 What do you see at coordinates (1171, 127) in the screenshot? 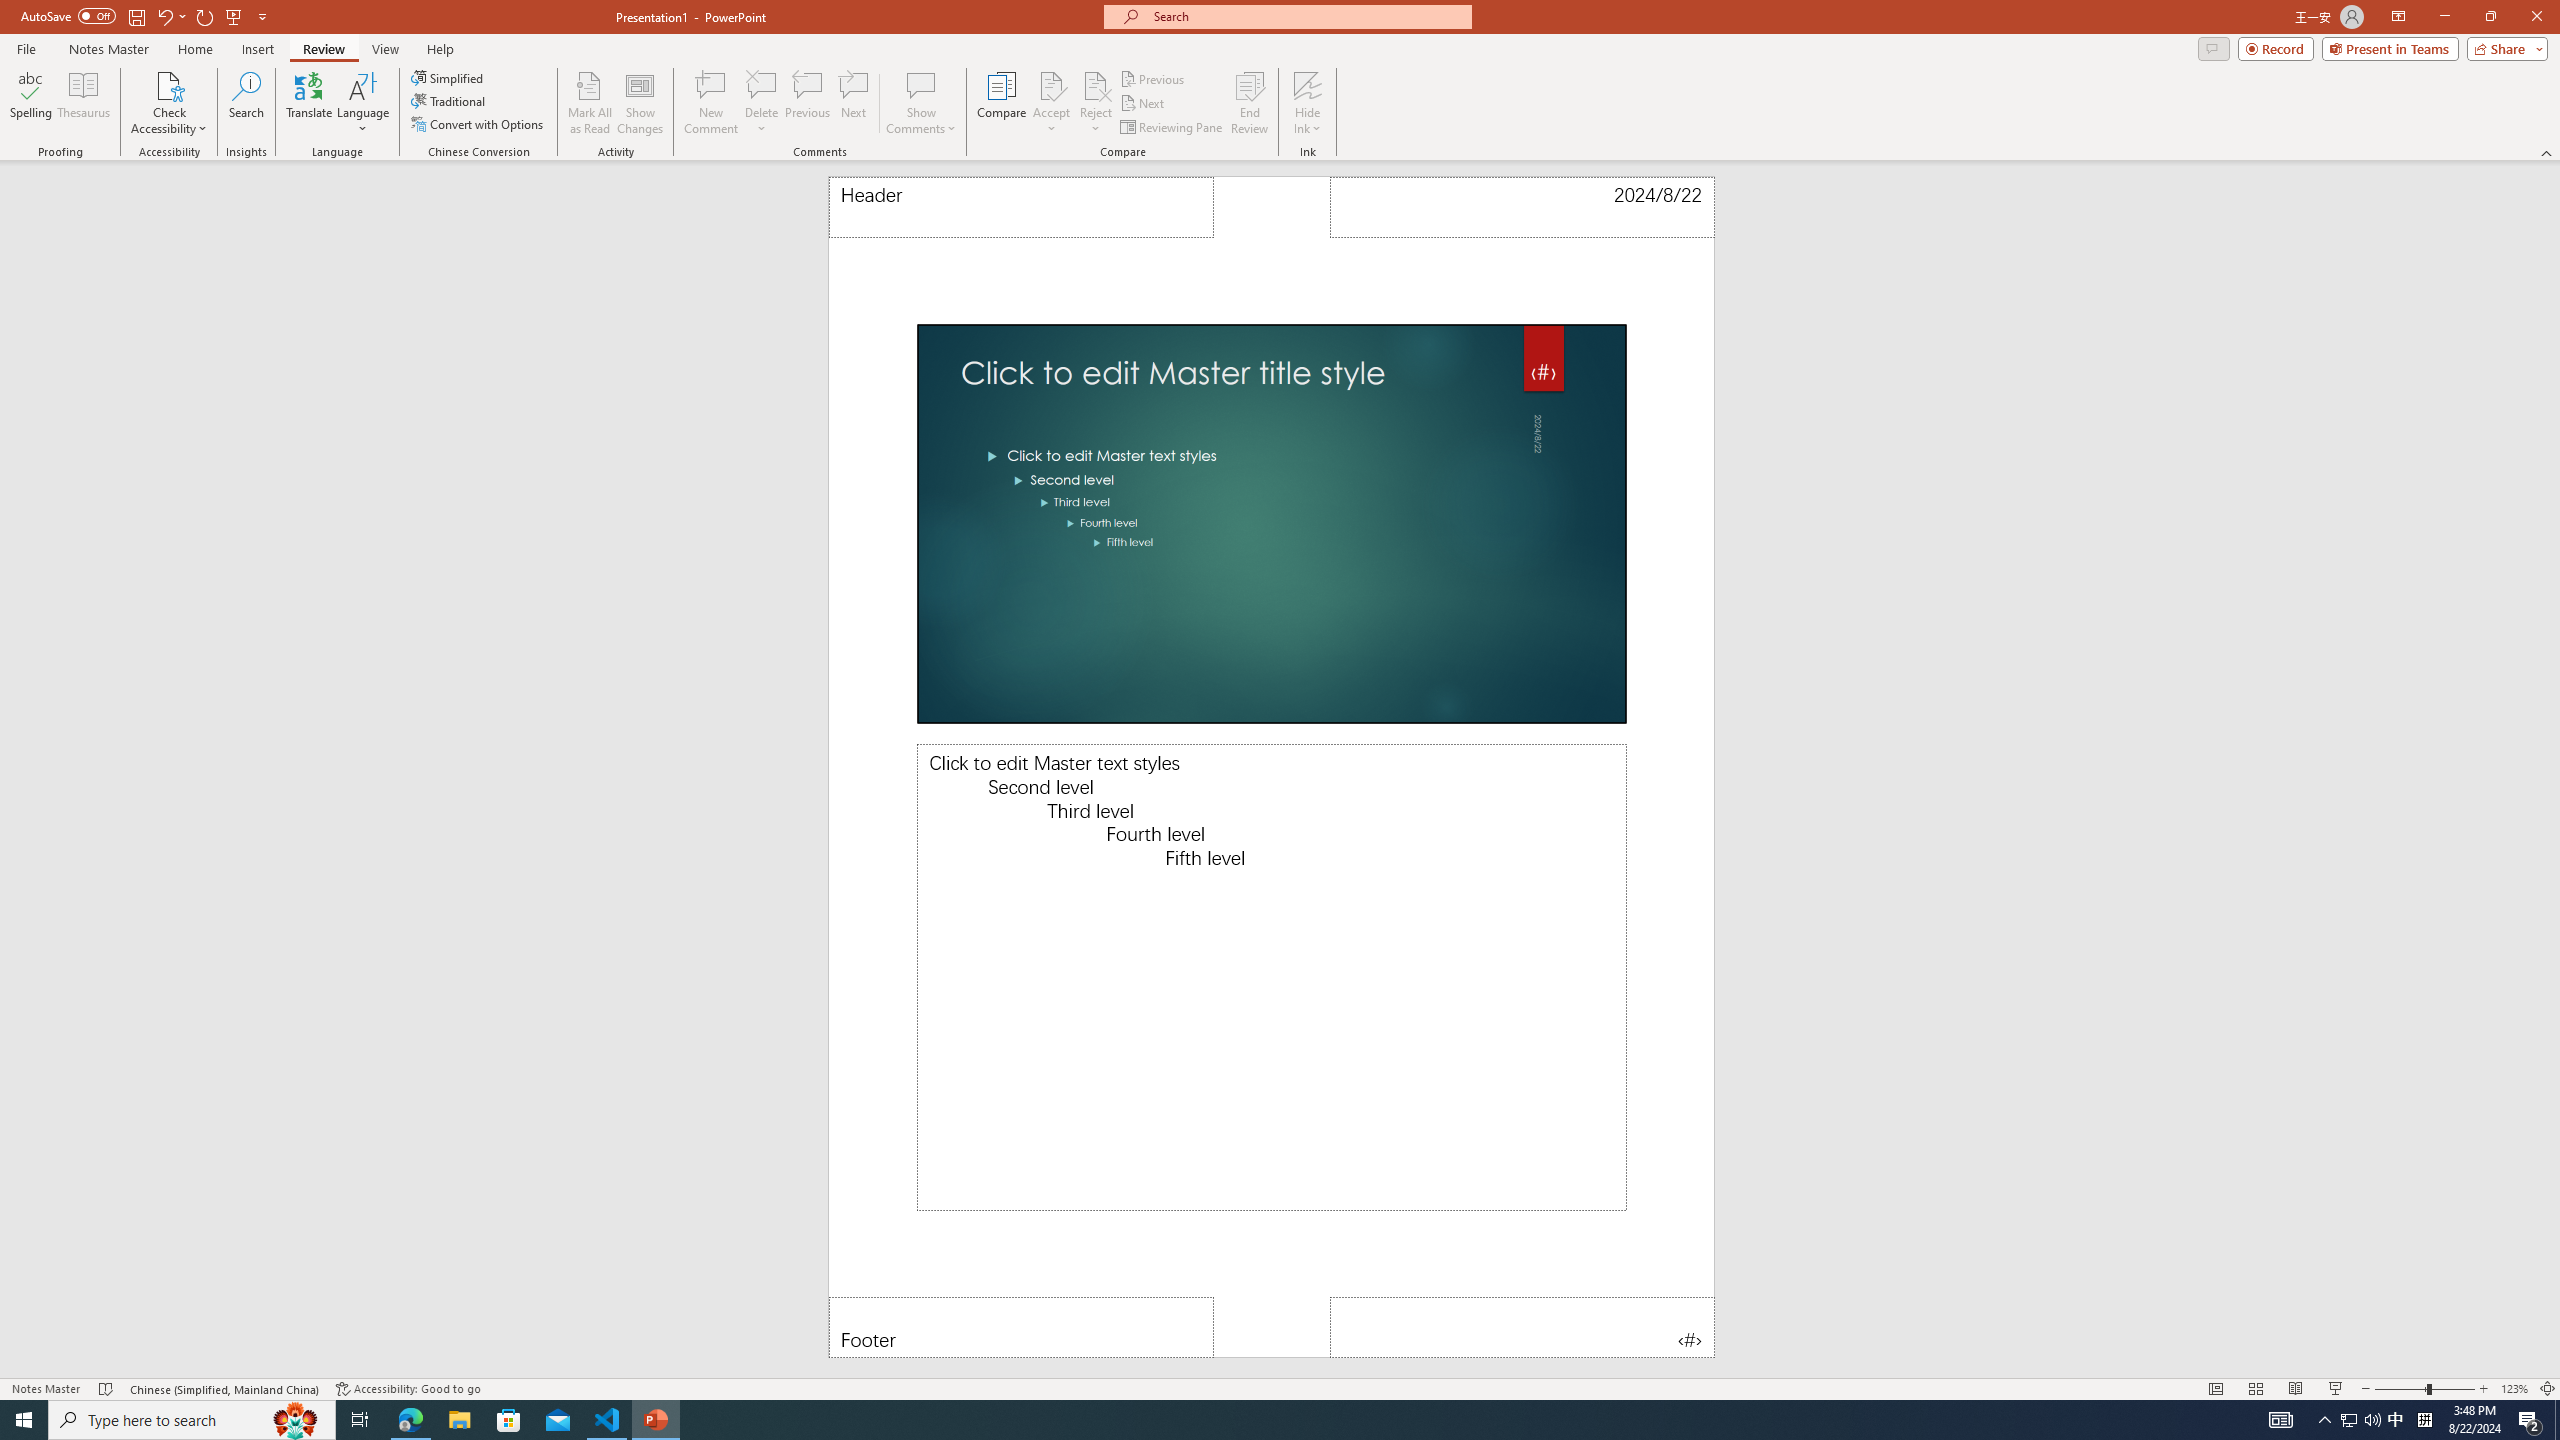
I see `'Reviewing Pane'` at bounding box center [1171, 127].